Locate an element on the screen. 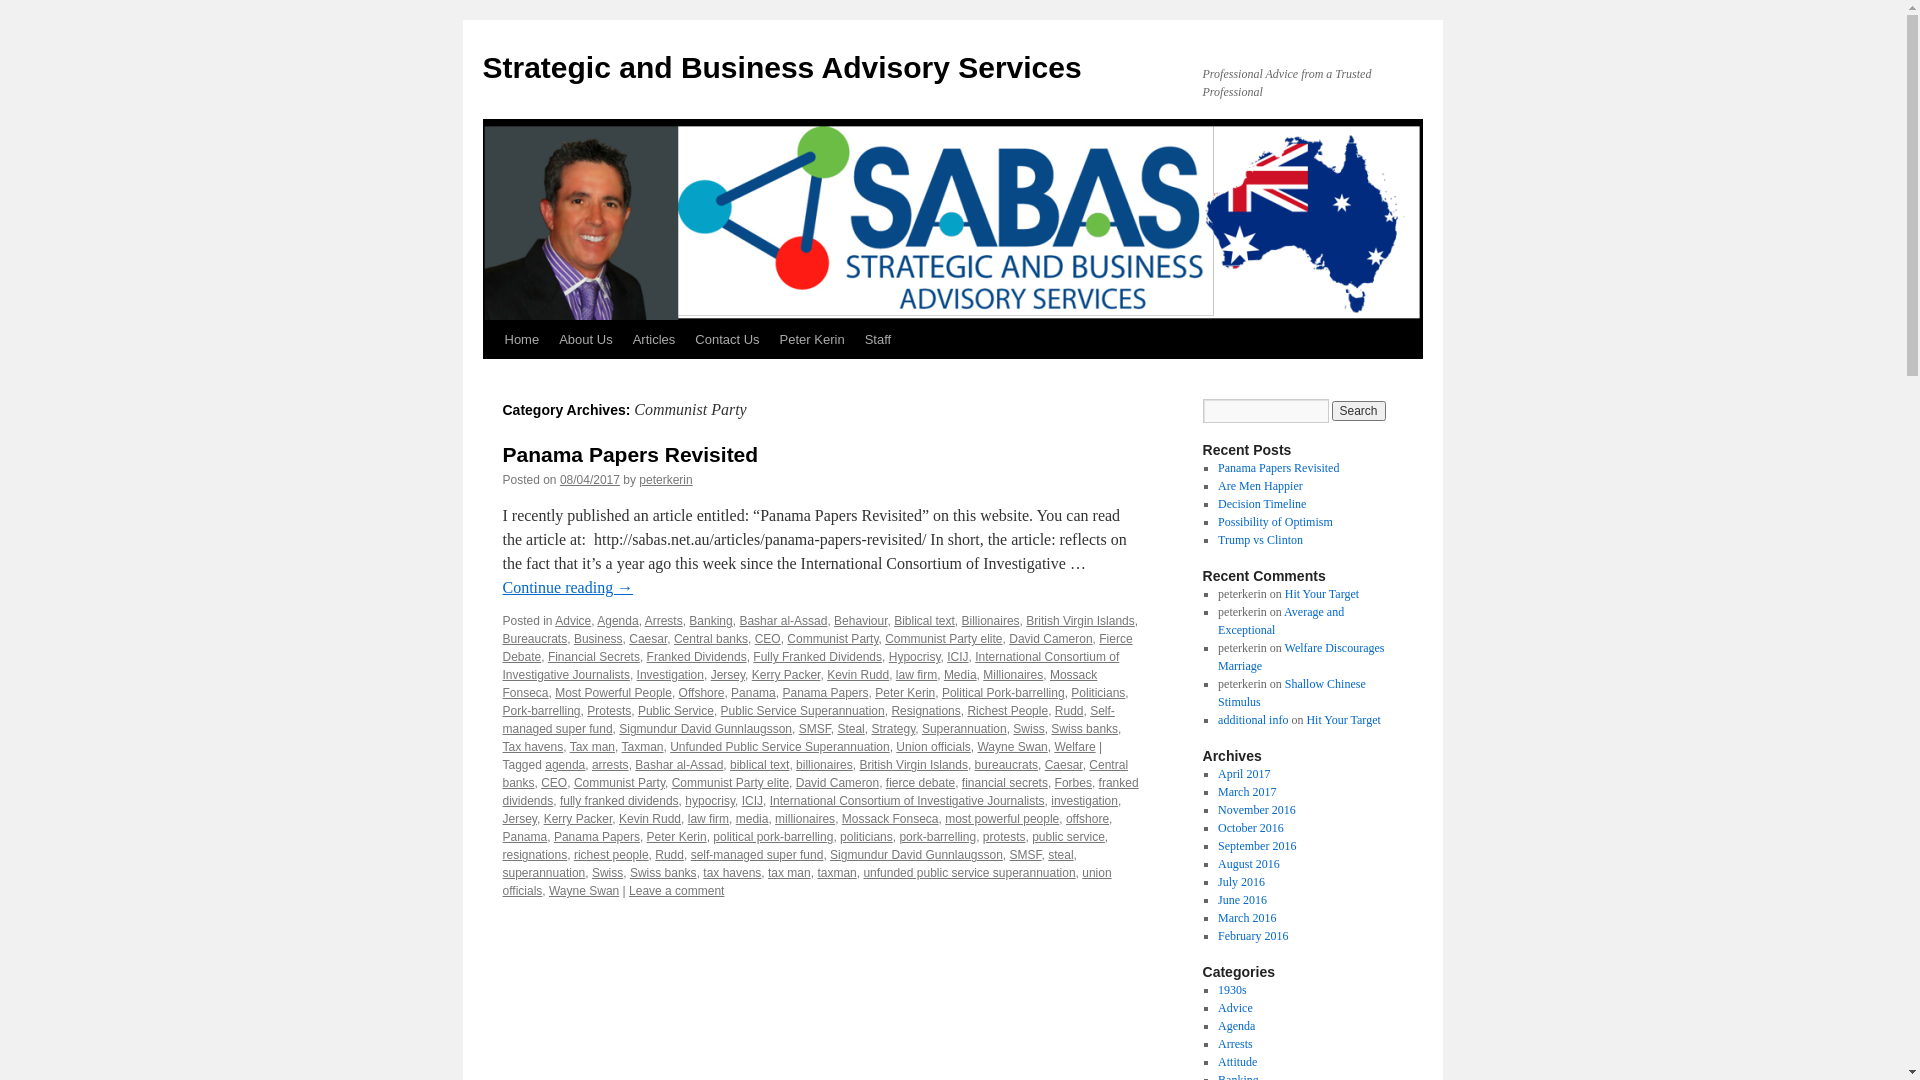  'bureaucrats' is located at coordinates (1006, 764).